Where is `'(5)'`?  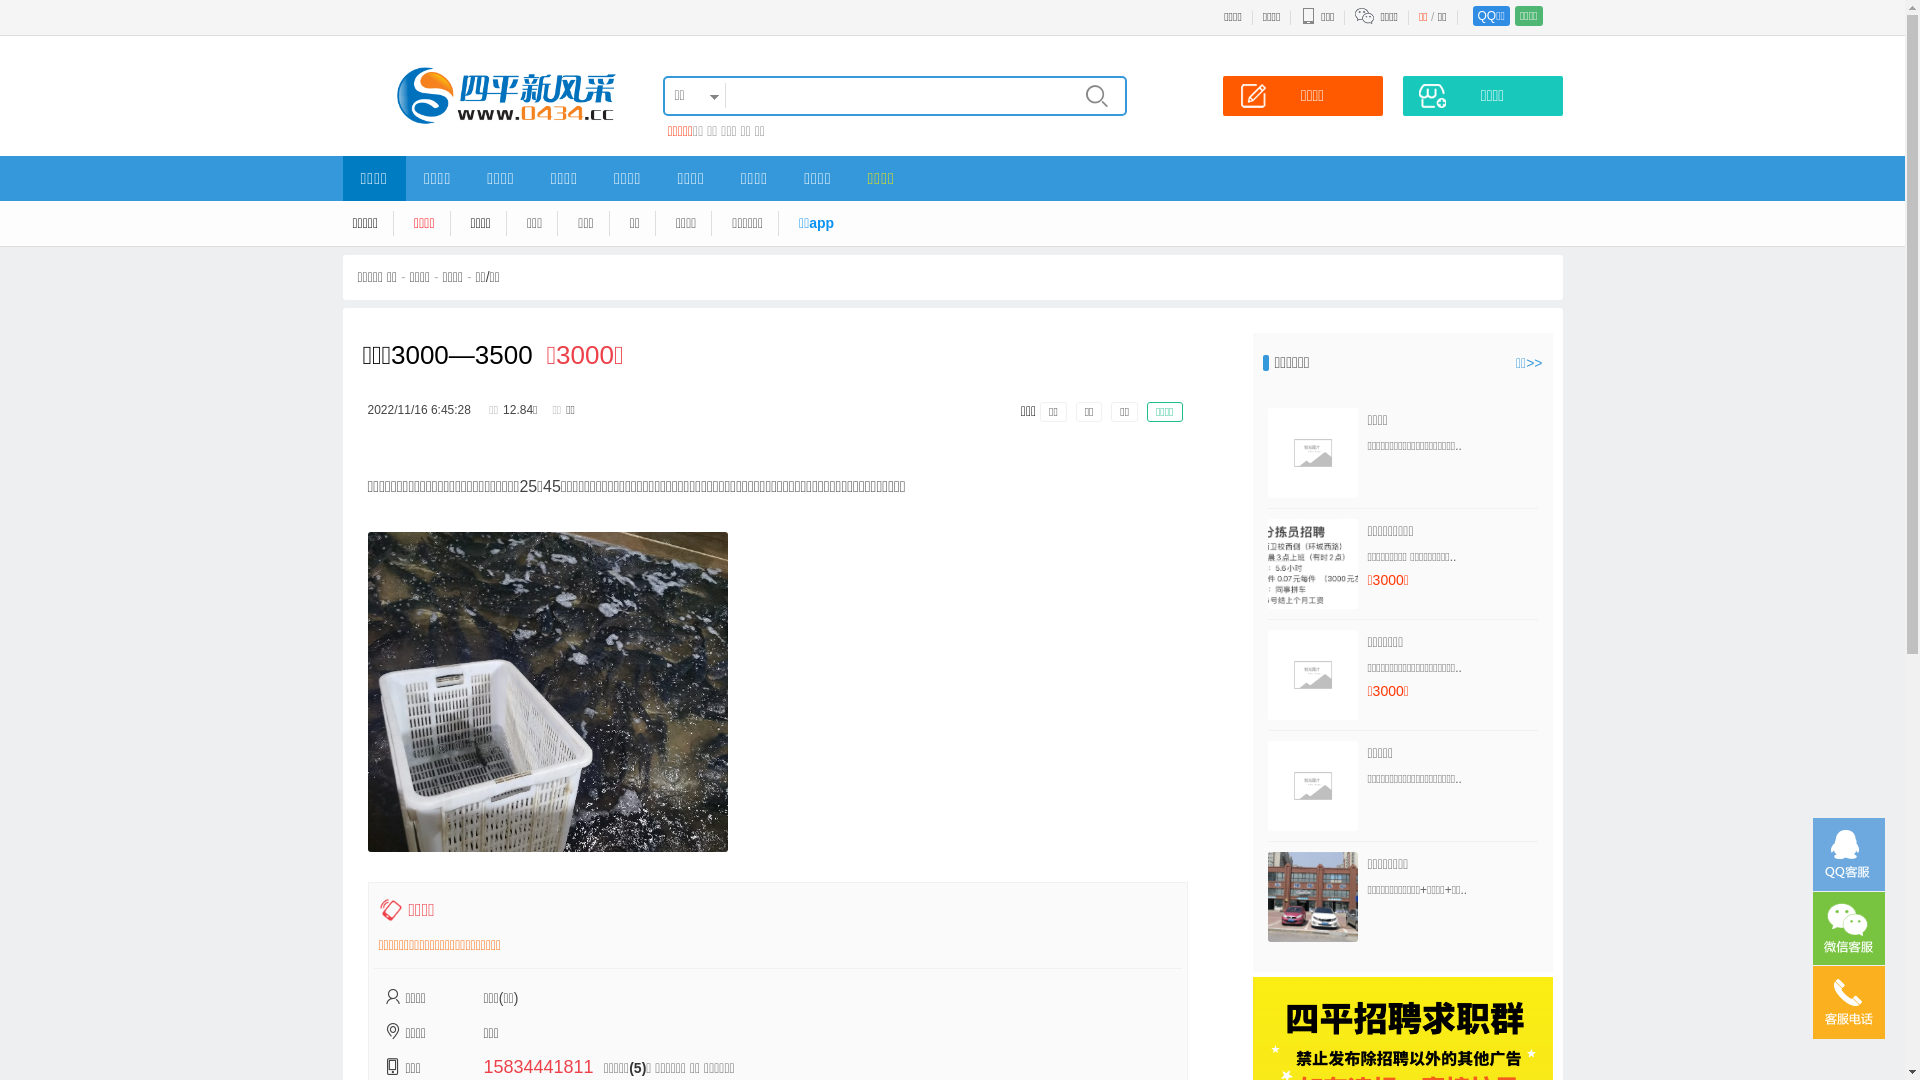
'(5)' is located at coordinates (636, 1067).